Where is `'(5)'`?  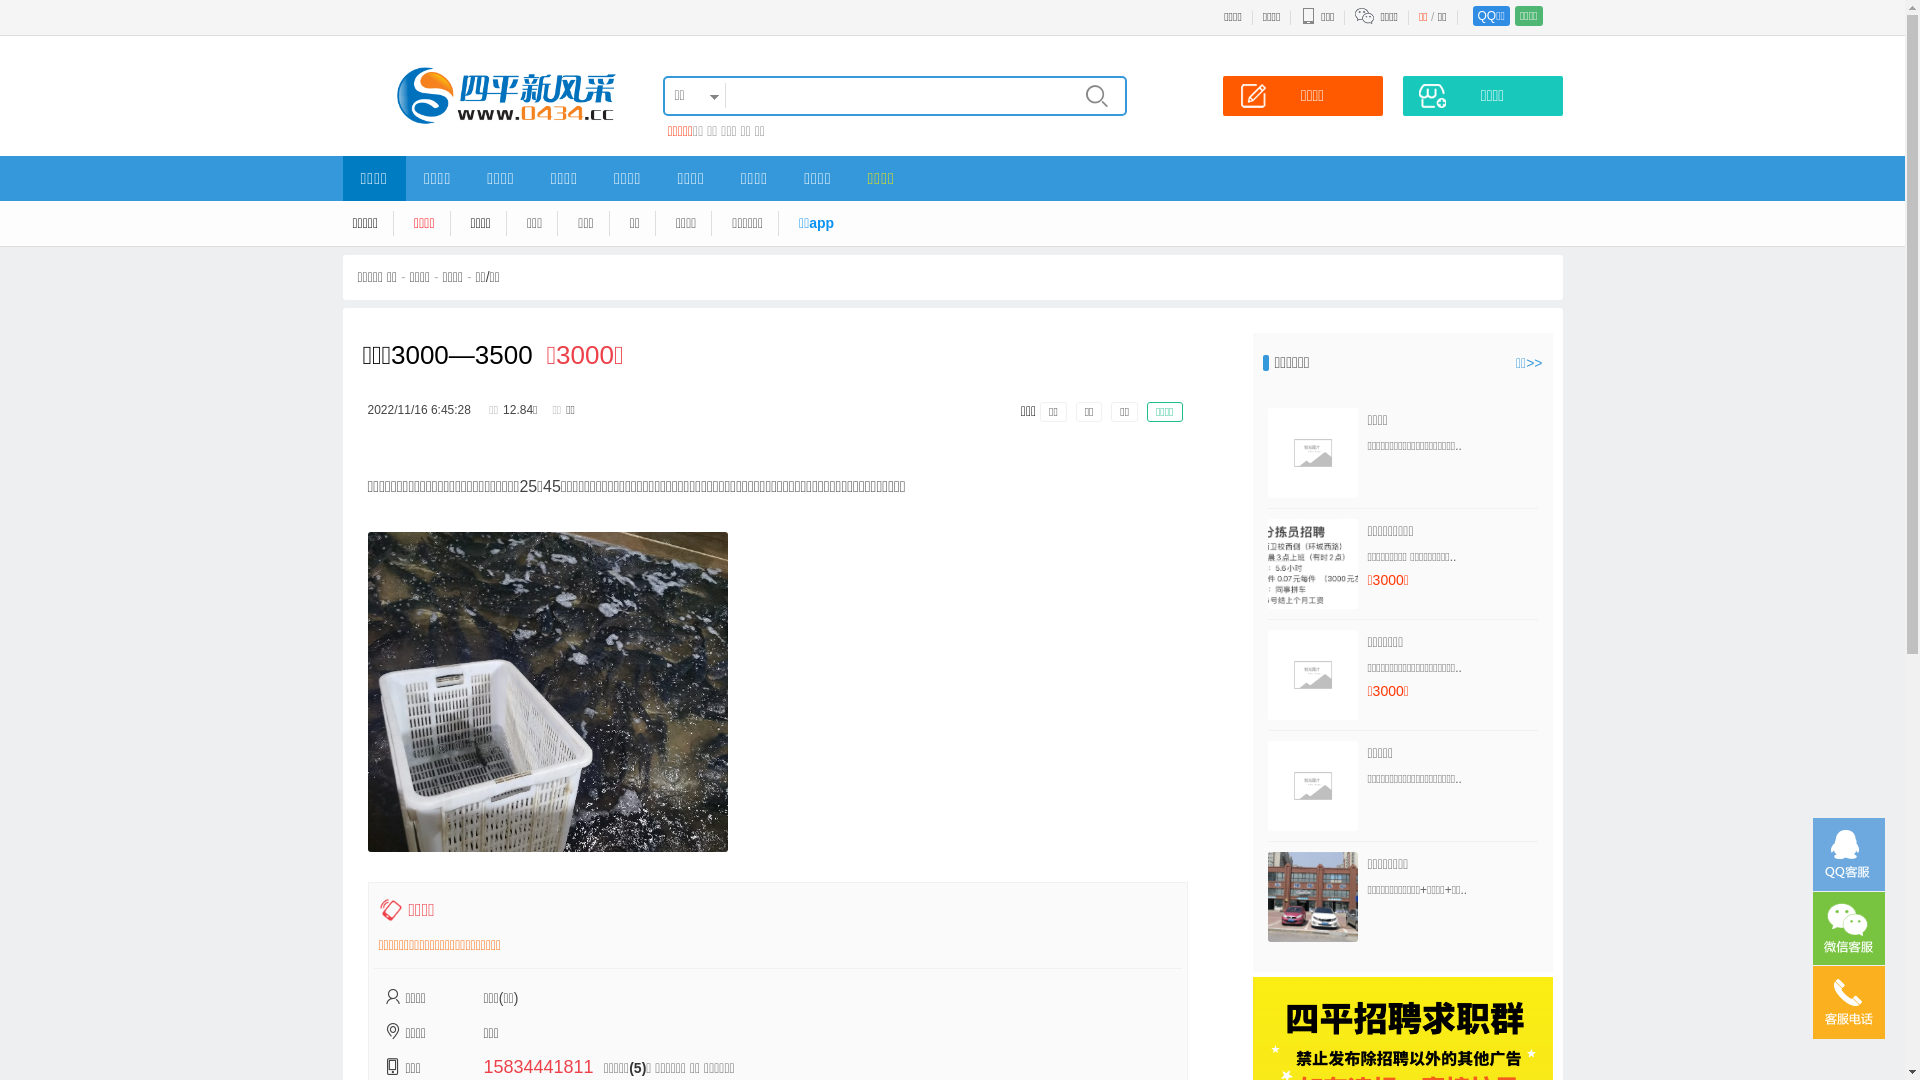
'(5)' is located at coordinates (636, 1067).